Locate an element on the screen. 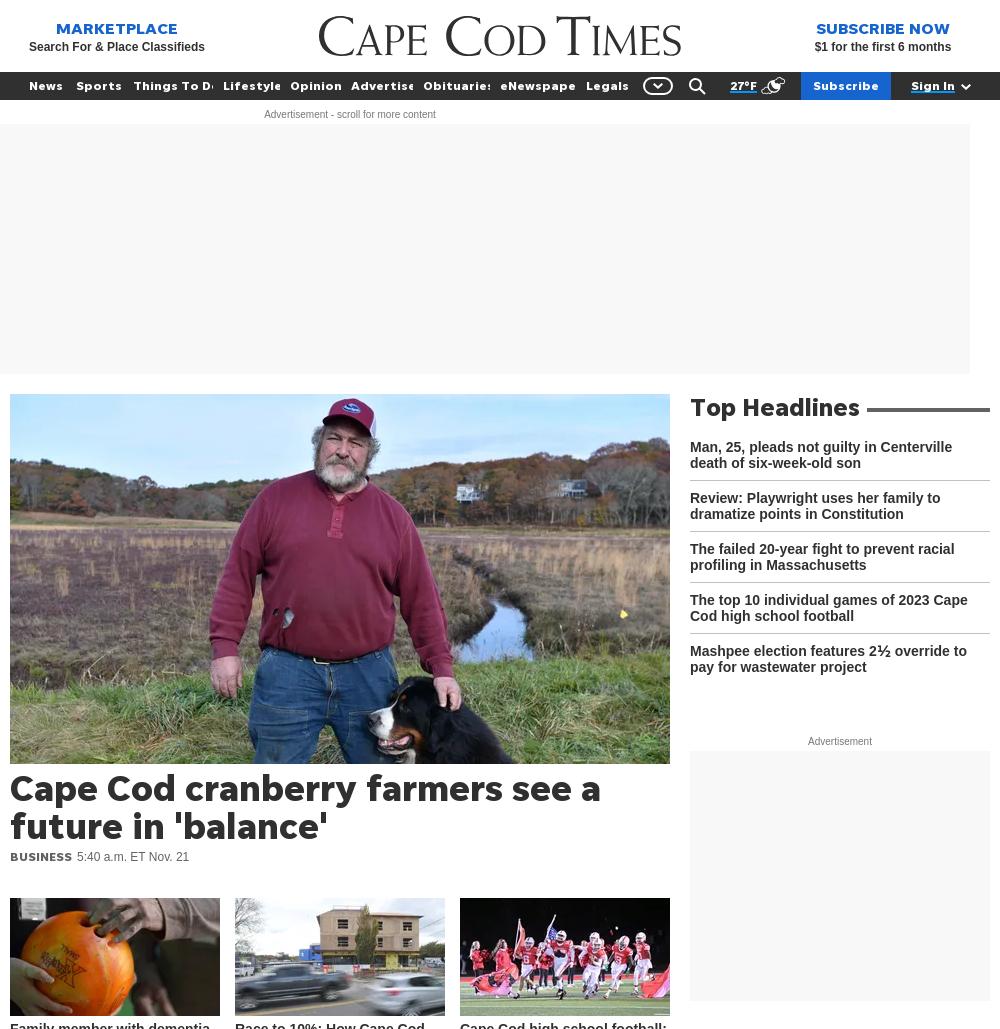 The image size is (1000, 1029). 'Sports' is located at coordinates (98, 84).